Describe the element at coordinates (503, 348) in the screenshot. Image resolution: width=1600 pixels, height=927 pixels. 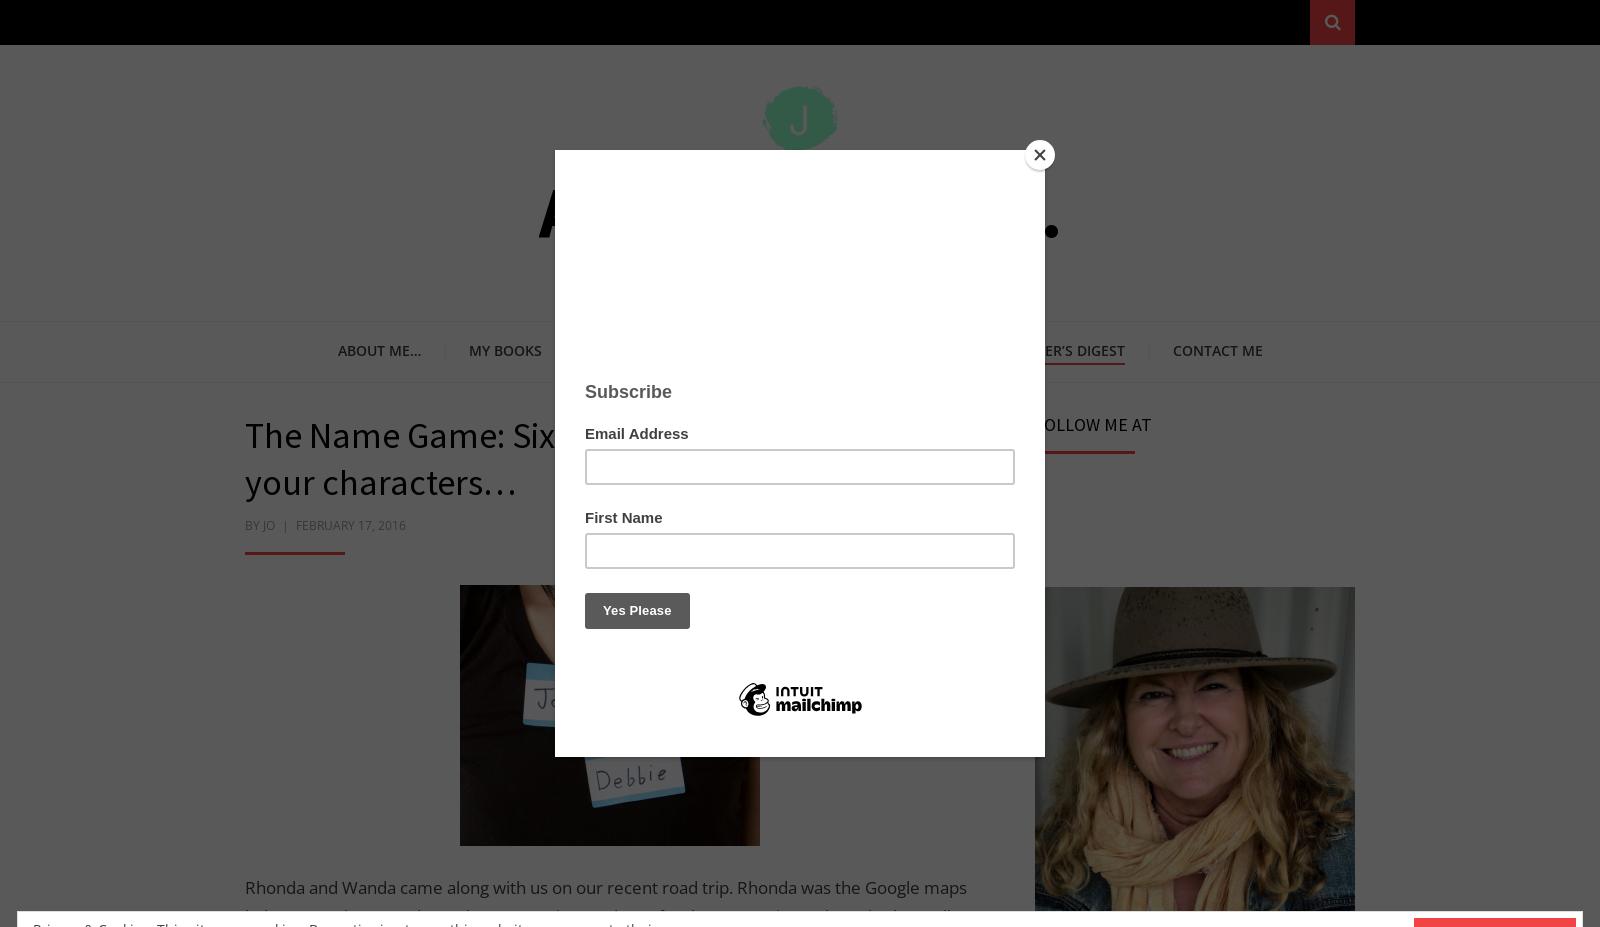
I see `'My Books'` at that location.